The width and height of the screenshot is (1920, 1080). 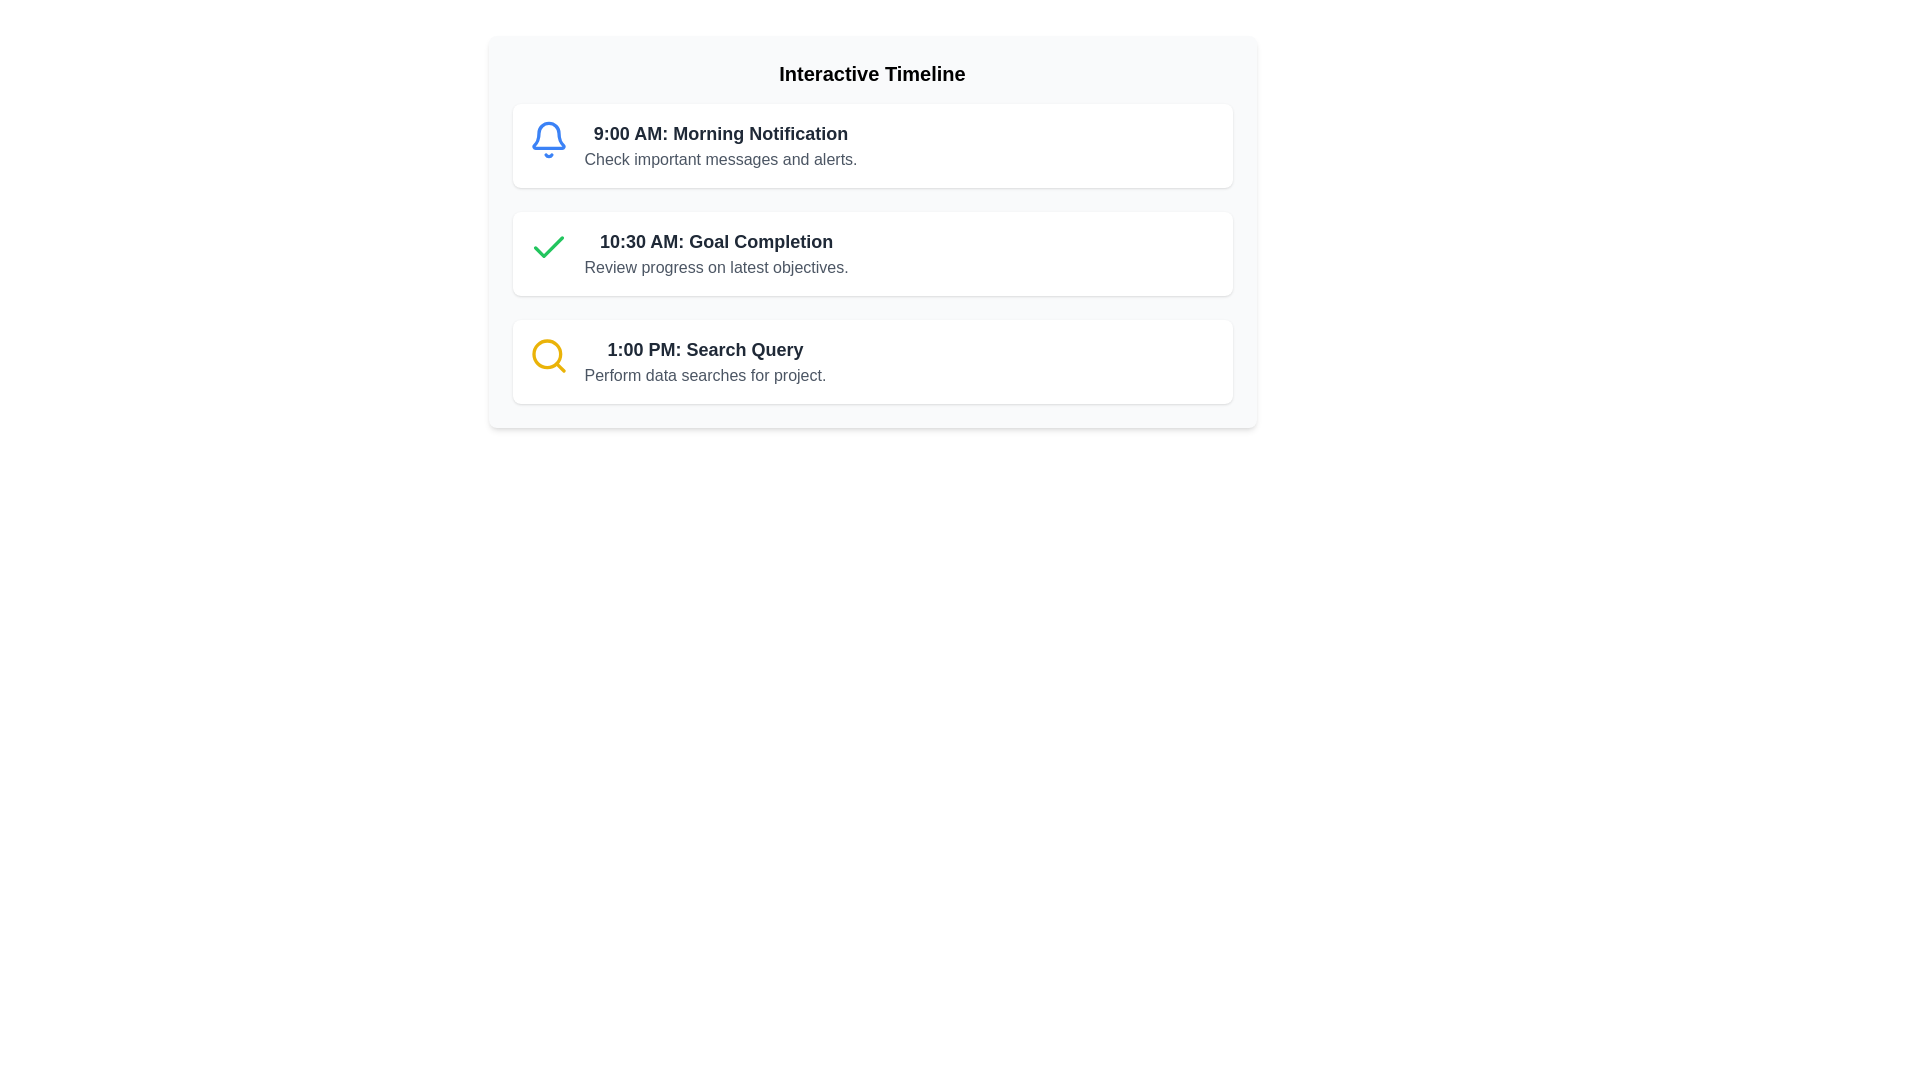 What do you see at coordinates (548, 246) in the screenshot?
I see `the green checkmark icon with a bold, rounded design that is adjacent to the '10:30 AM: Goal Completion' text in the second task card of the vertical task list` at bounding box center [548, 246].